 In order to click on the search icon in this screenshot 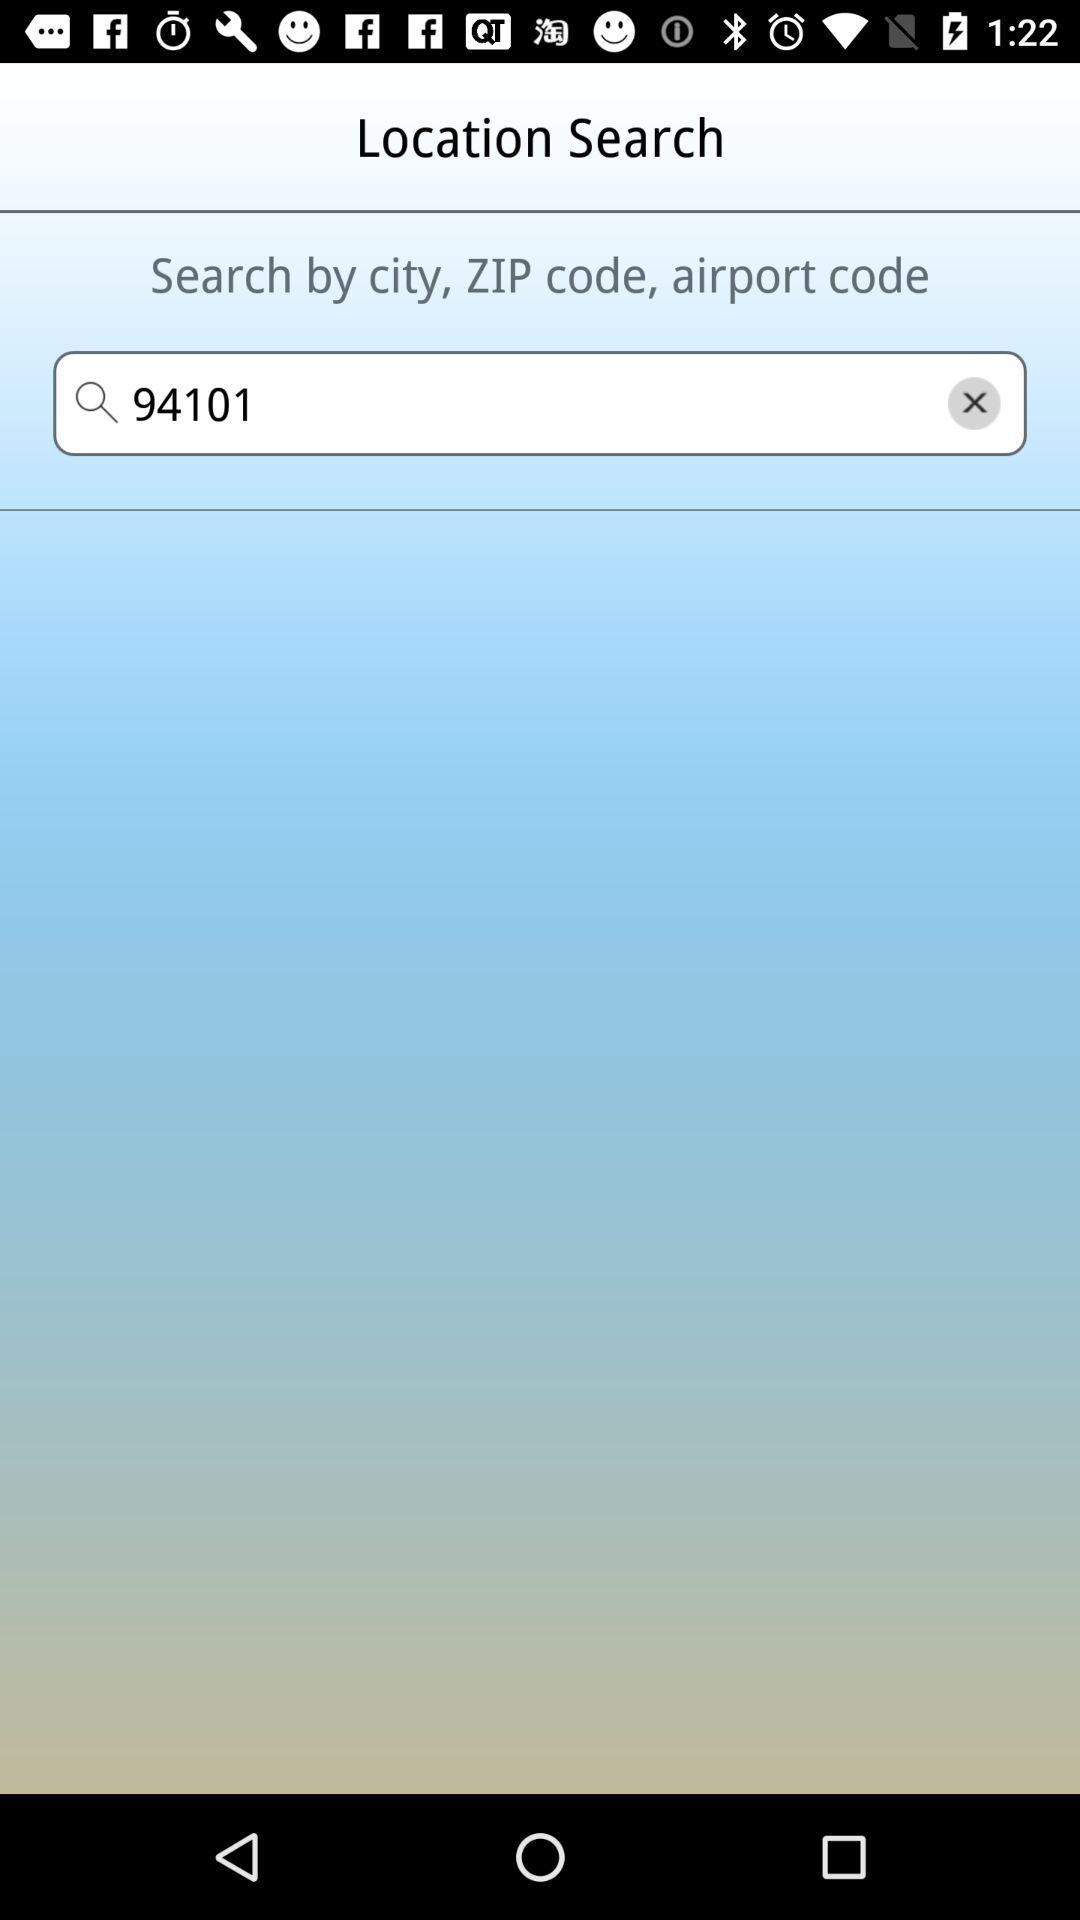, I will do `click(97, 402)`.